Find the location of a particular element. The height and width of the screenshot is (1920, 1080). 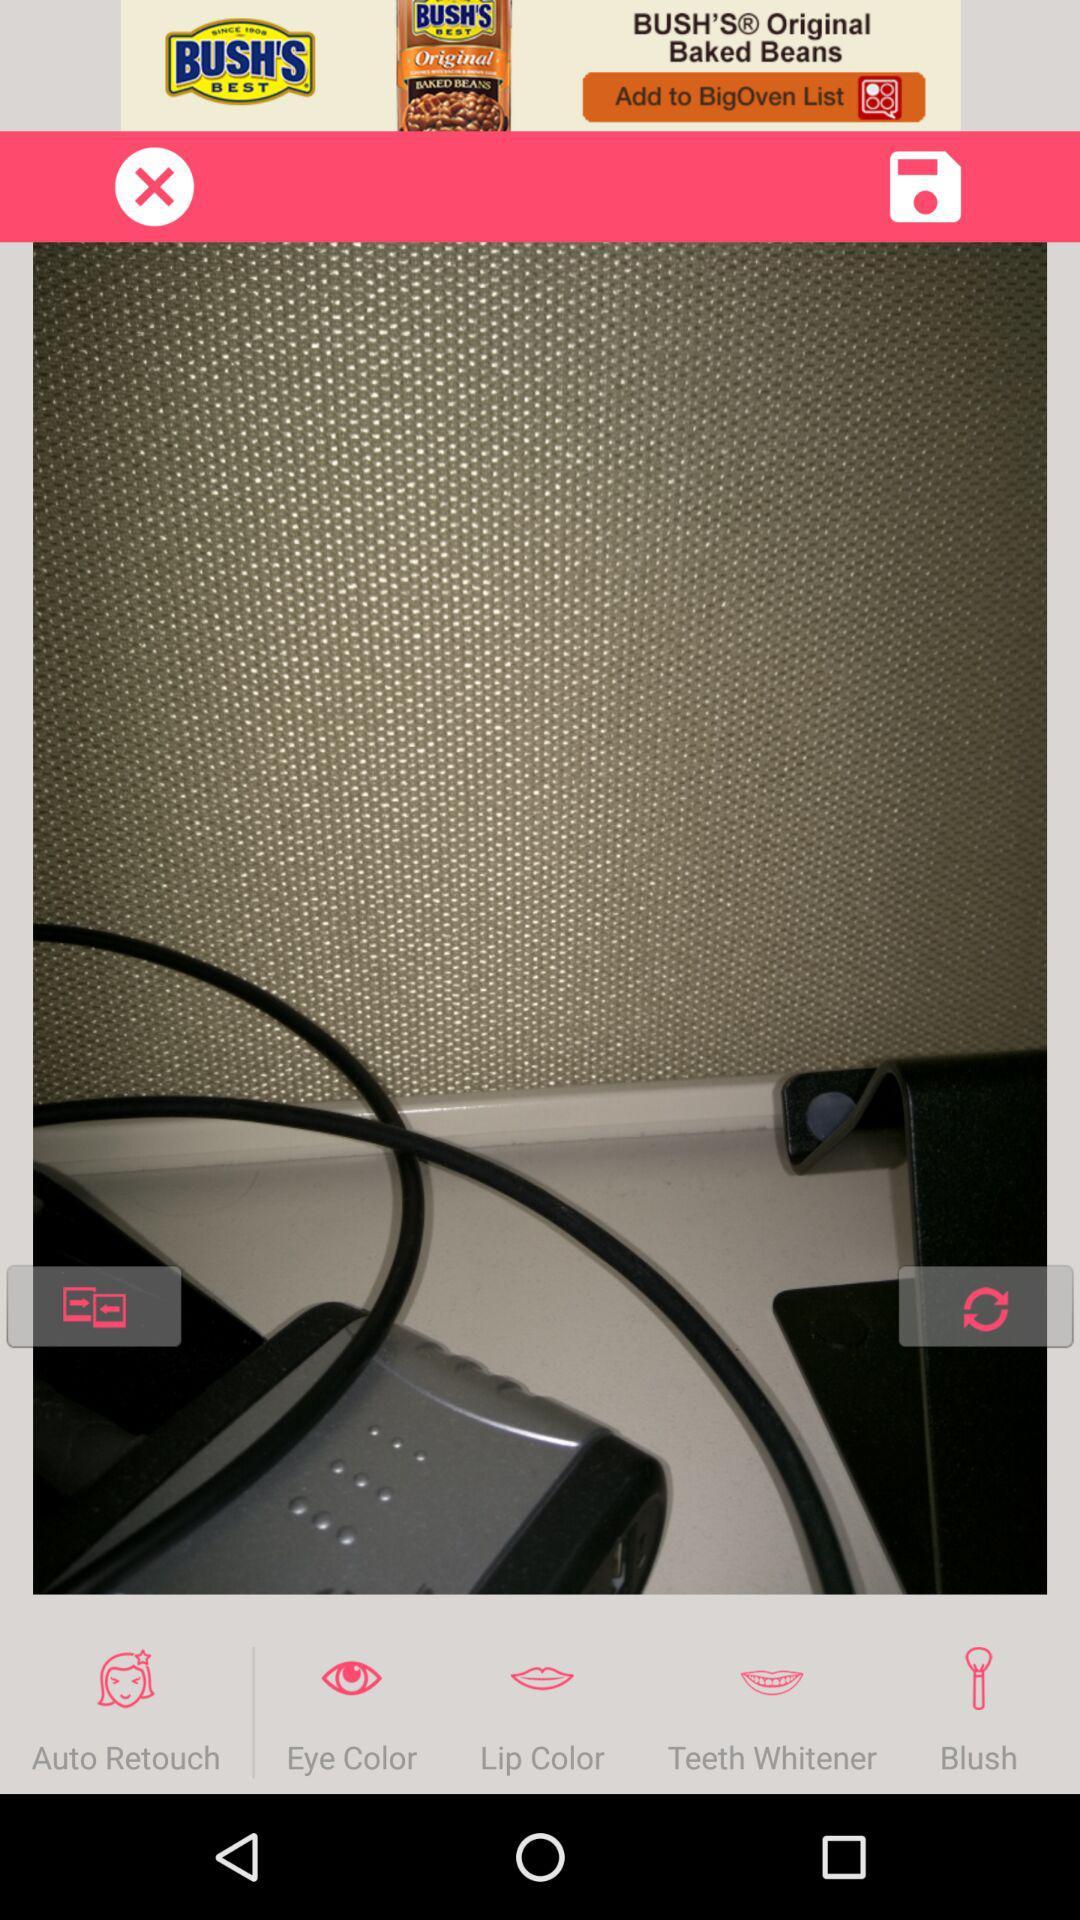

screen is located at coordinates (153, 186).